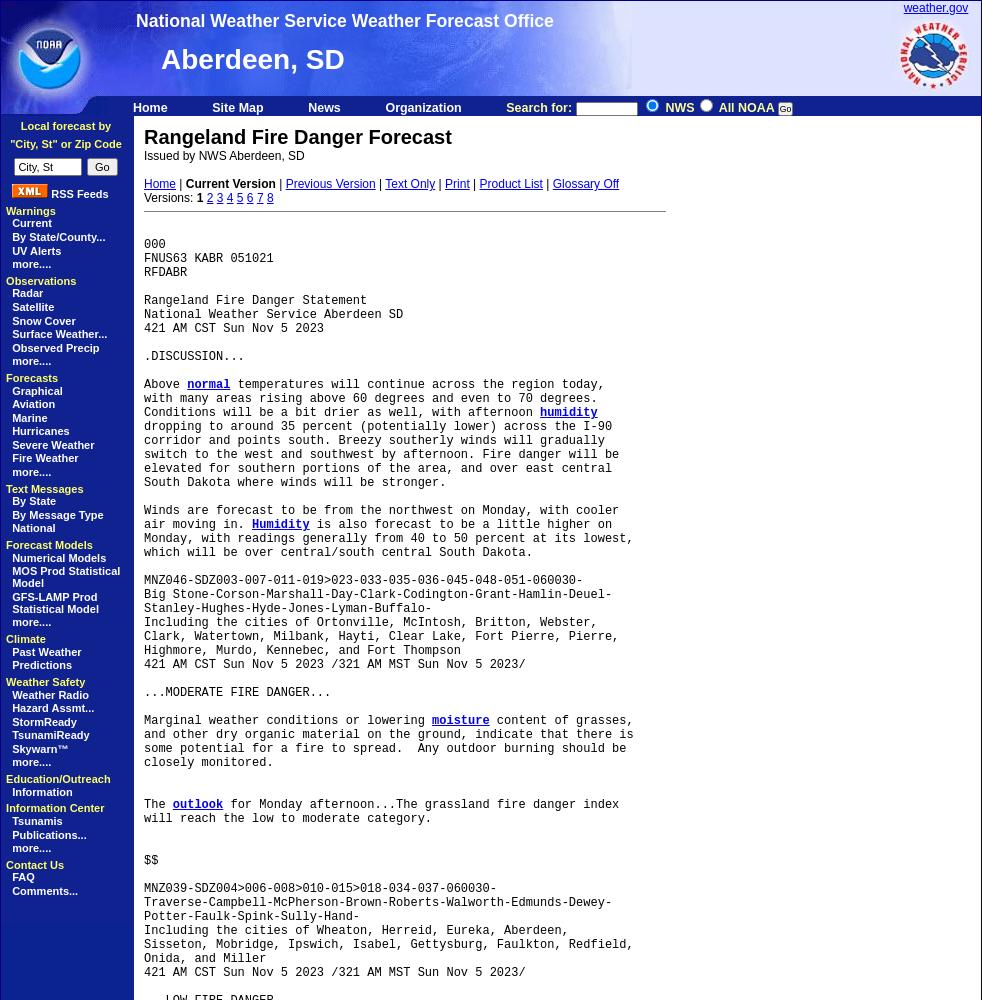 The image size is (982, 1000). What do you see at coordinates (21, 877) in the screenshot?
I see `'FAQ'` at bounding box center [21, 877].